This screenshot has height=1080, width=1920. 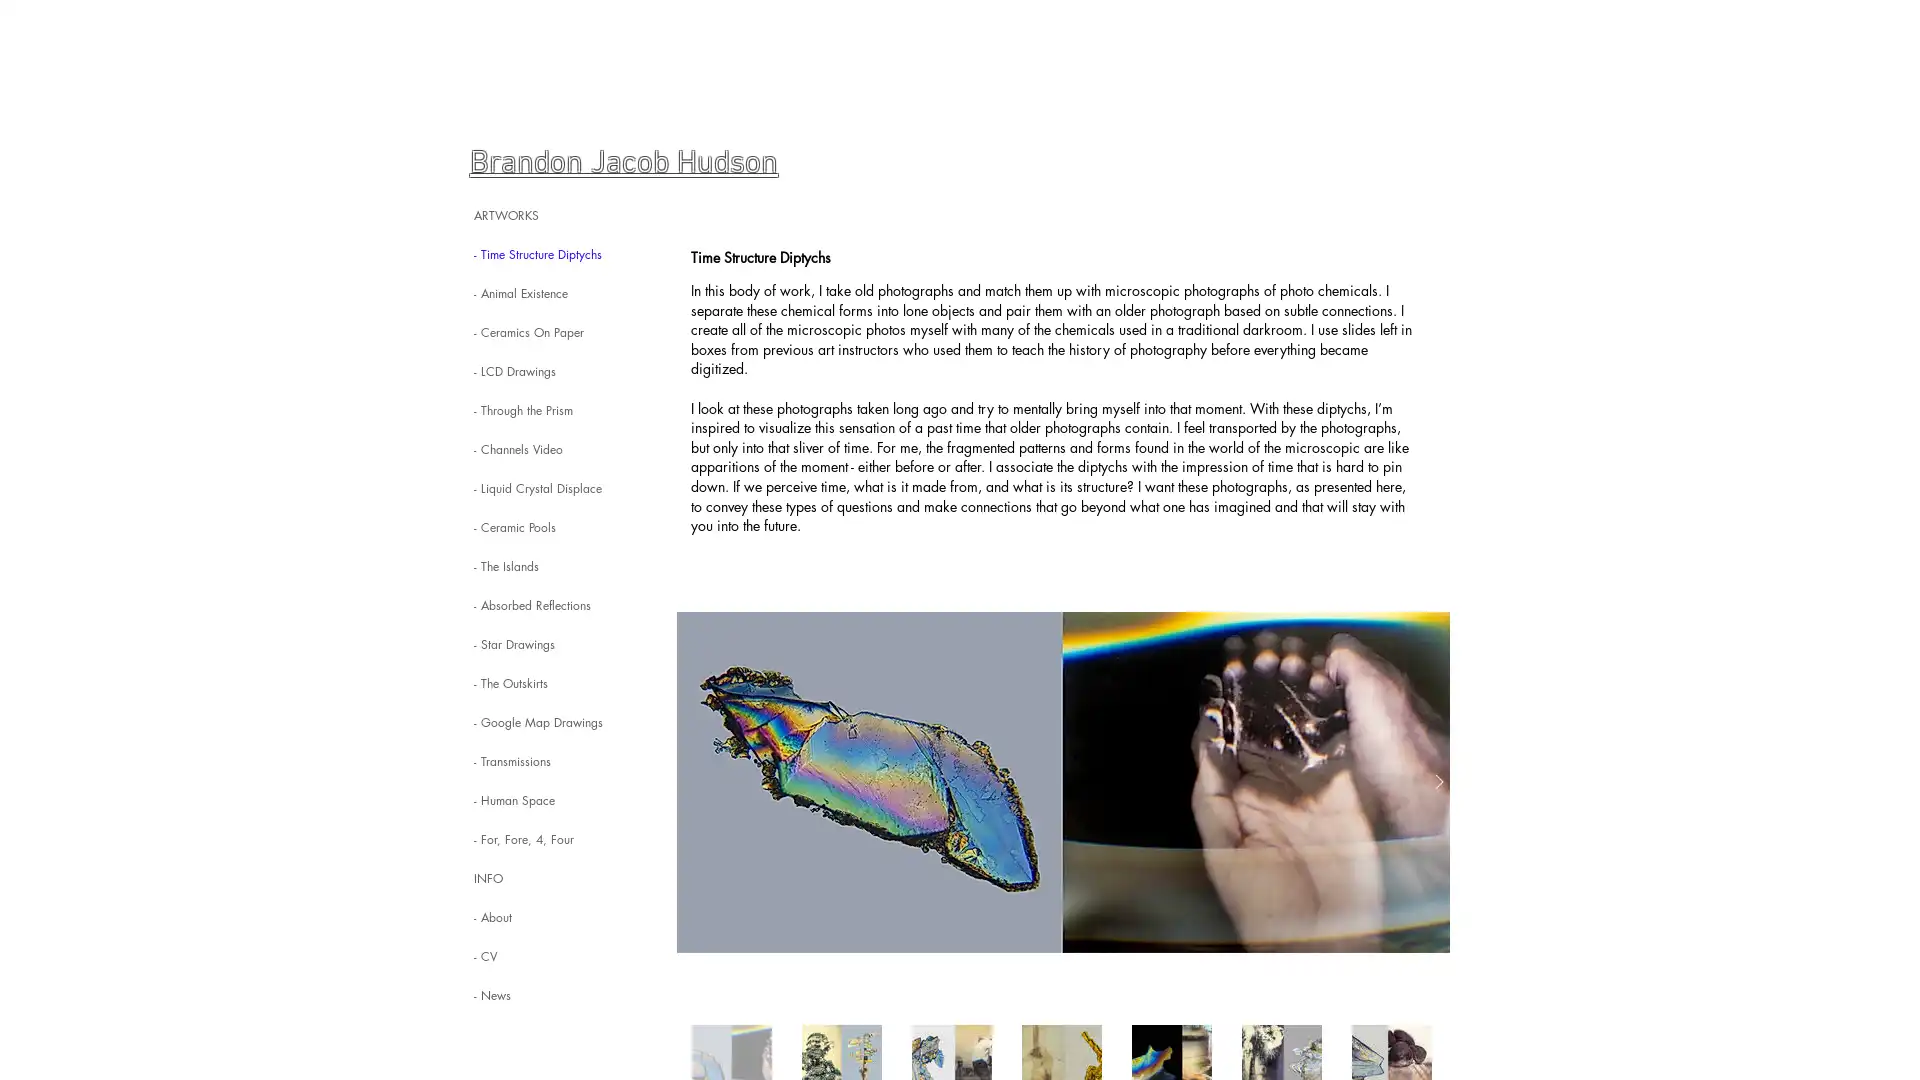 What do you see at coordinates (1062, 780) in the screenshot?
I see `Time Structure Diptych IV by Brandon Hudson` at bounding box center [1062, 780].